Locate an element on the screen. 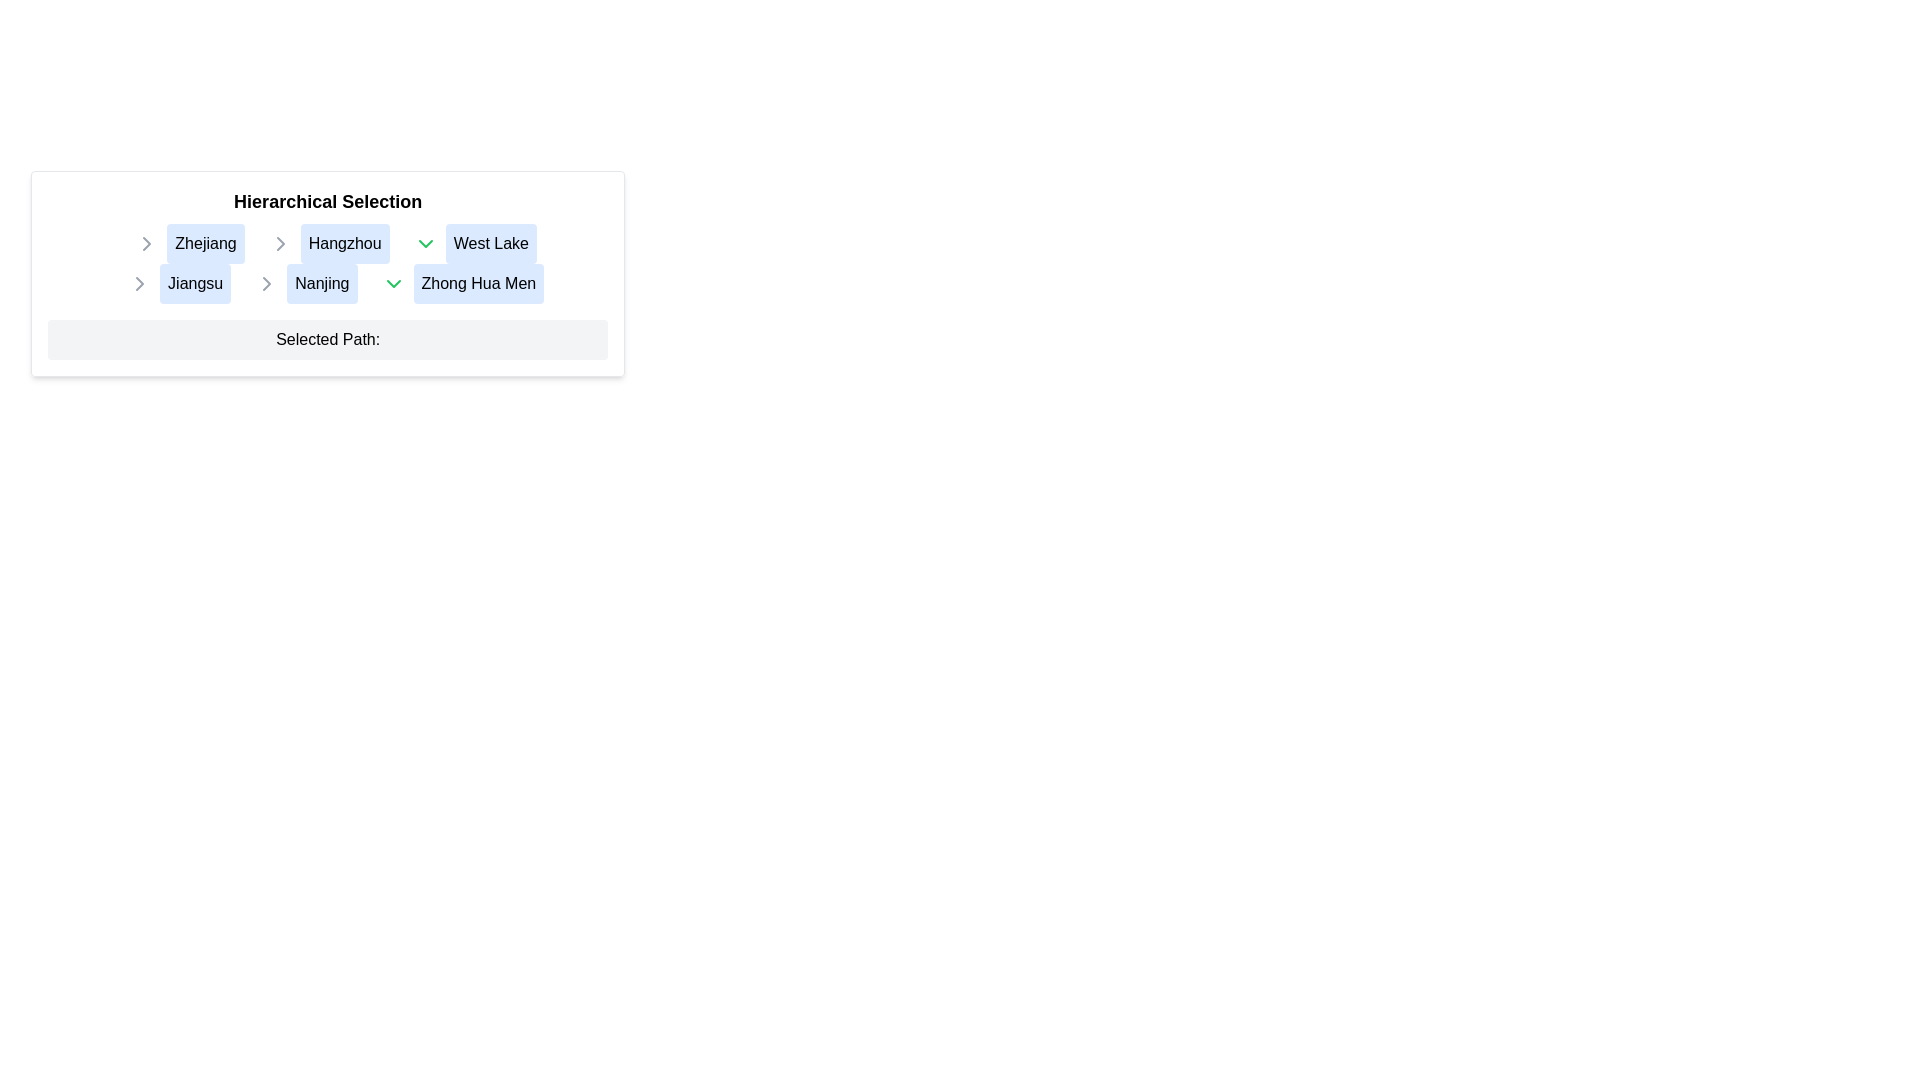 The width and height of the screenshot is (1920, 1080). the 'West Lake' text label in the hierarchical selection menu is located at coordinates (466, 242).